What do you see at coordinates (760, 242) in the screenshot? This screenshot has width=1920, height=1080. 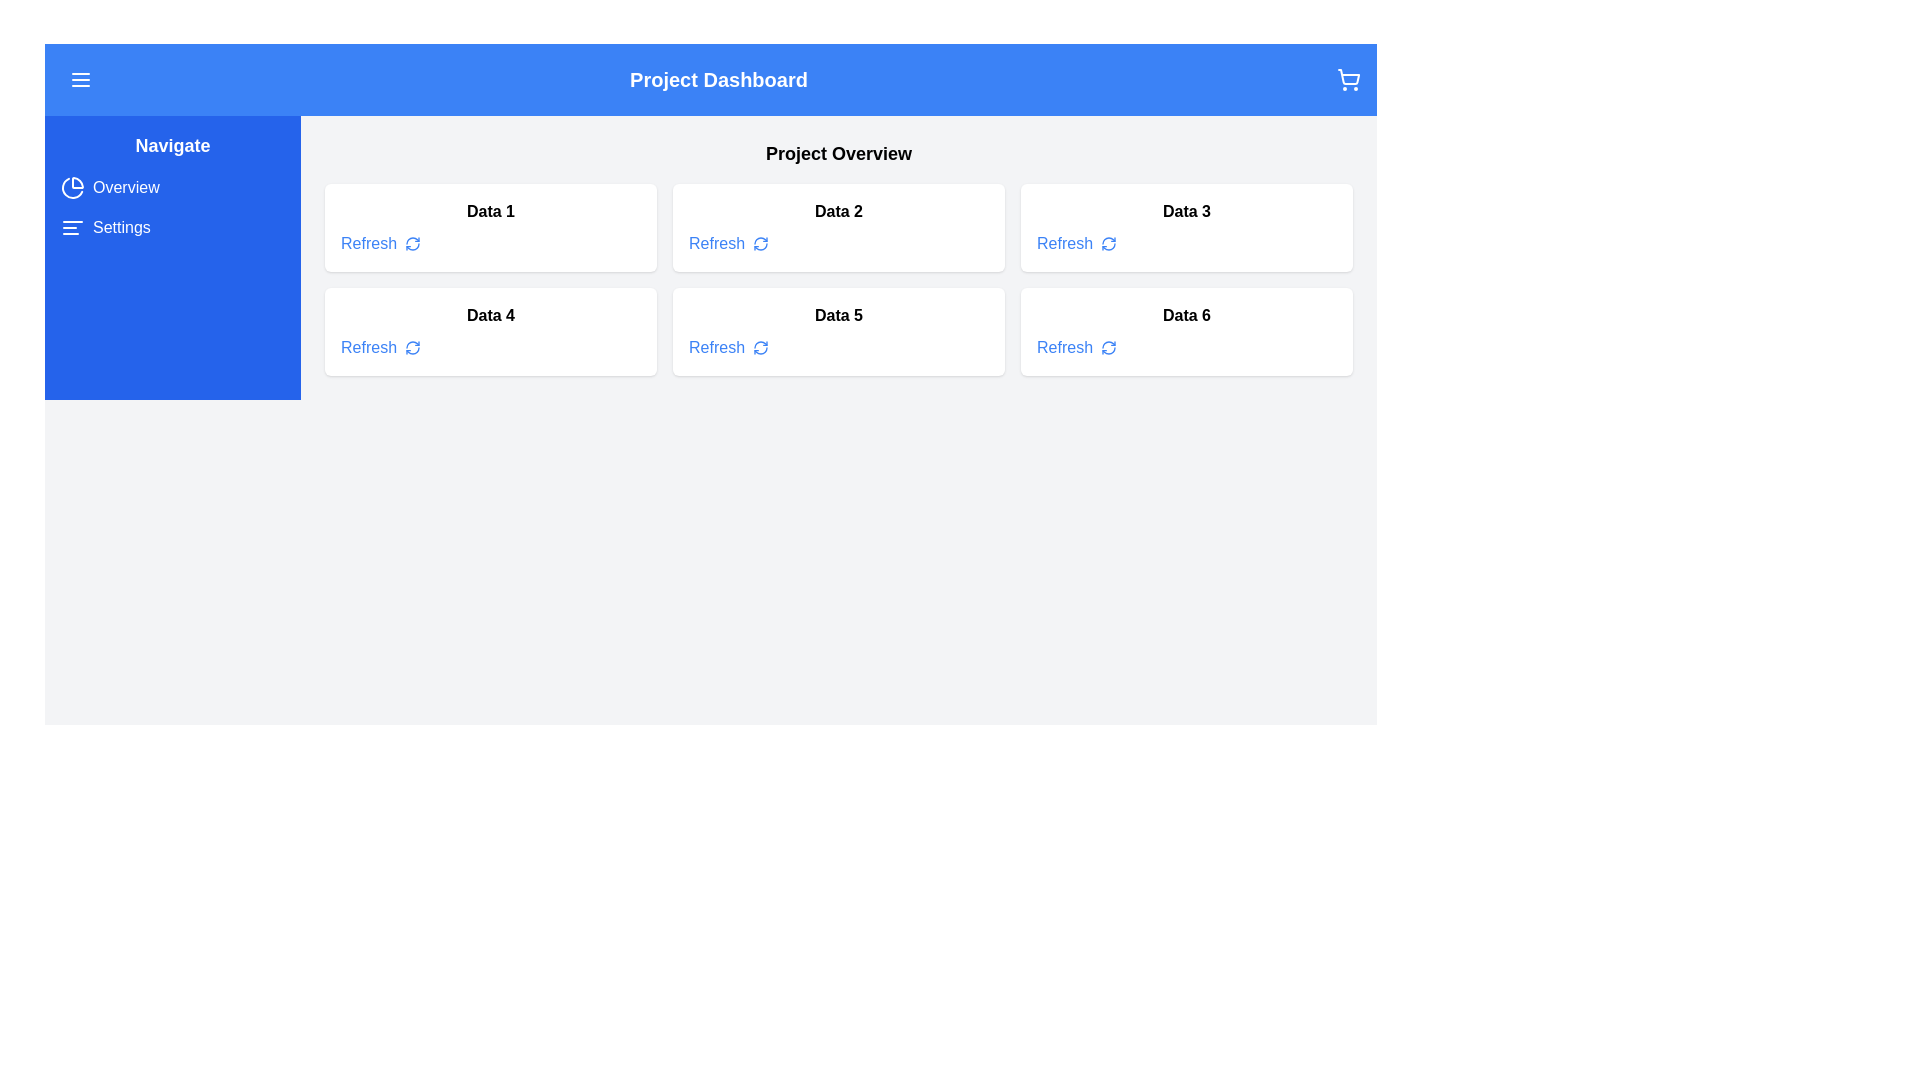 I see `the refresh icon button located to the right of the 'Refresh' text in the 'Data 2' section of the Project Overview grid` at bounding box center [760, 242].